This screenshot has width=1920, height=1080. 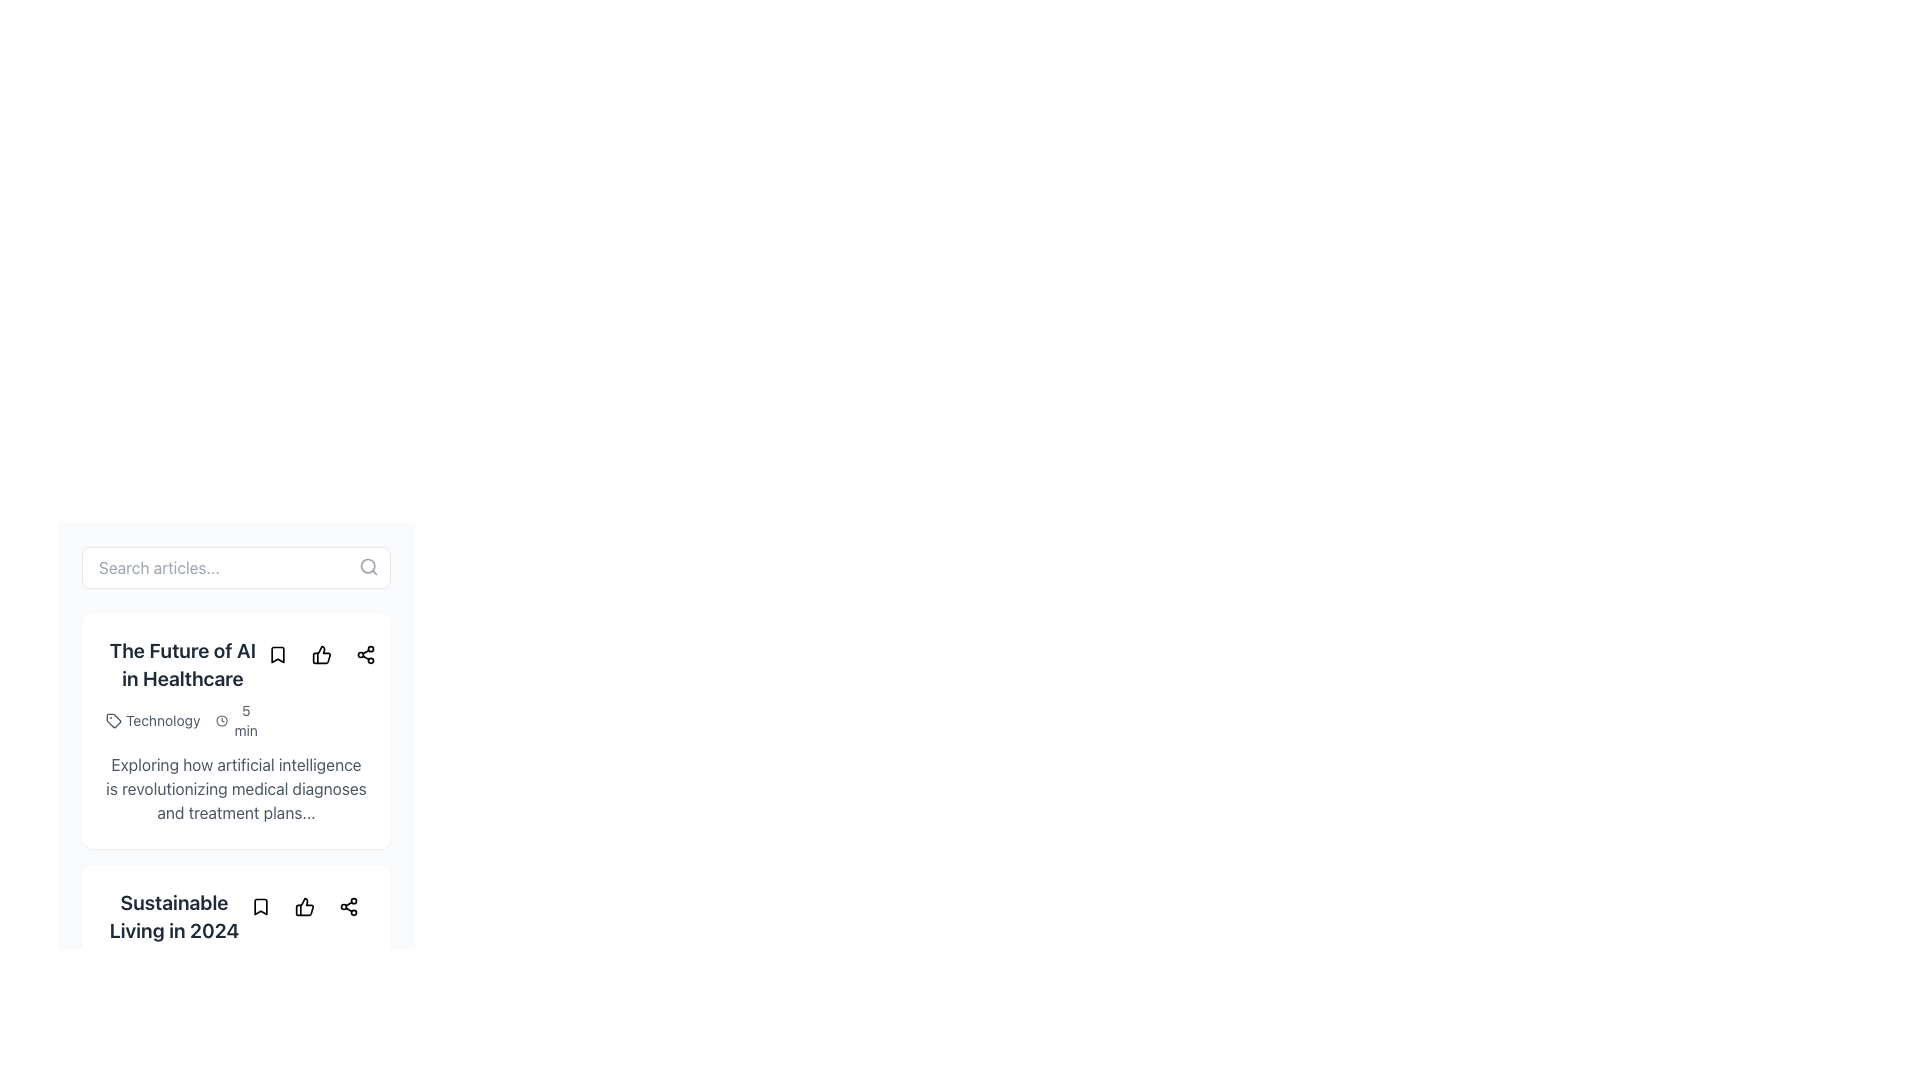 I want to click on the information display element that provides metadata including the category 'Technology' and reading time '5 min', located beneath the title 'The Future of AI in Healthcare', so click(x=182, y=721).